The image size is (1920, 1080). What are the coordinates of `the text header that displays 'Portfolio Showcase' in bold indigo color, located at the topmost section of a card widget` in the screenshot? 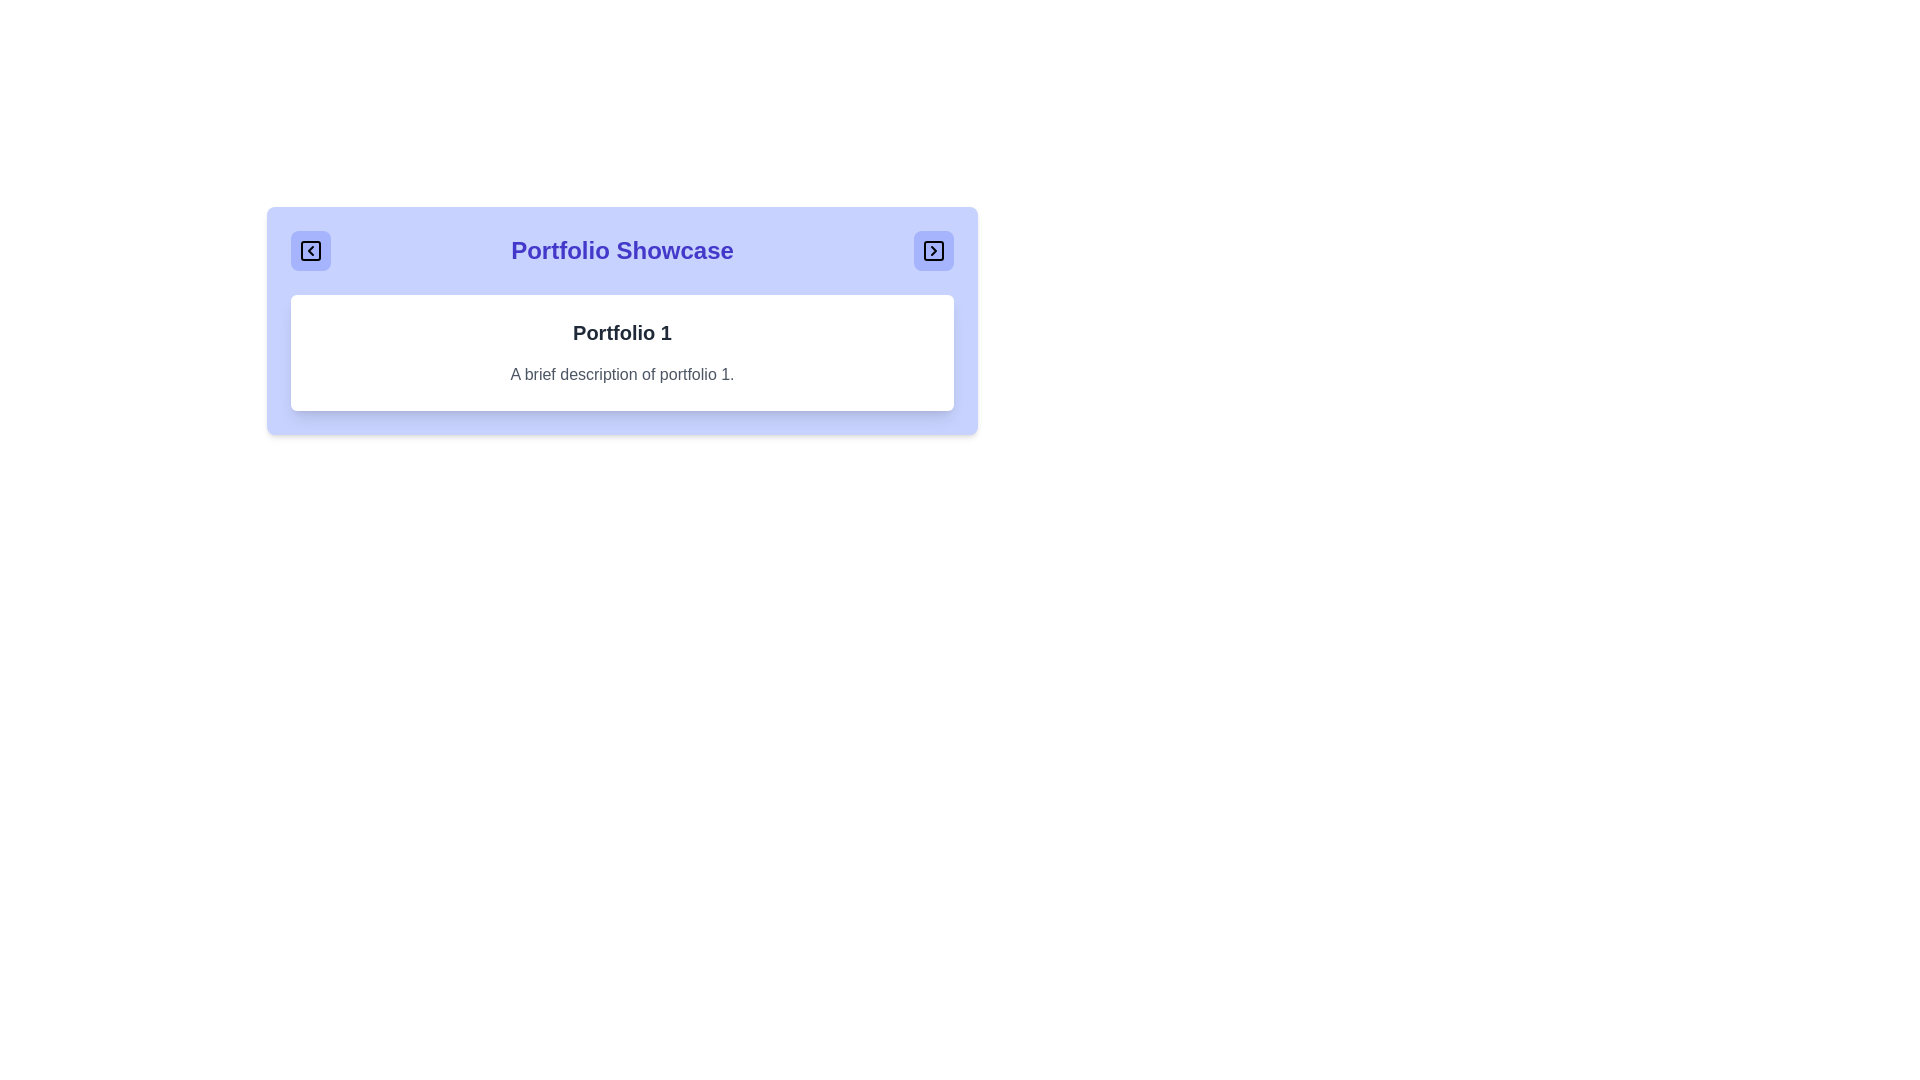 It's located at (621, 249).